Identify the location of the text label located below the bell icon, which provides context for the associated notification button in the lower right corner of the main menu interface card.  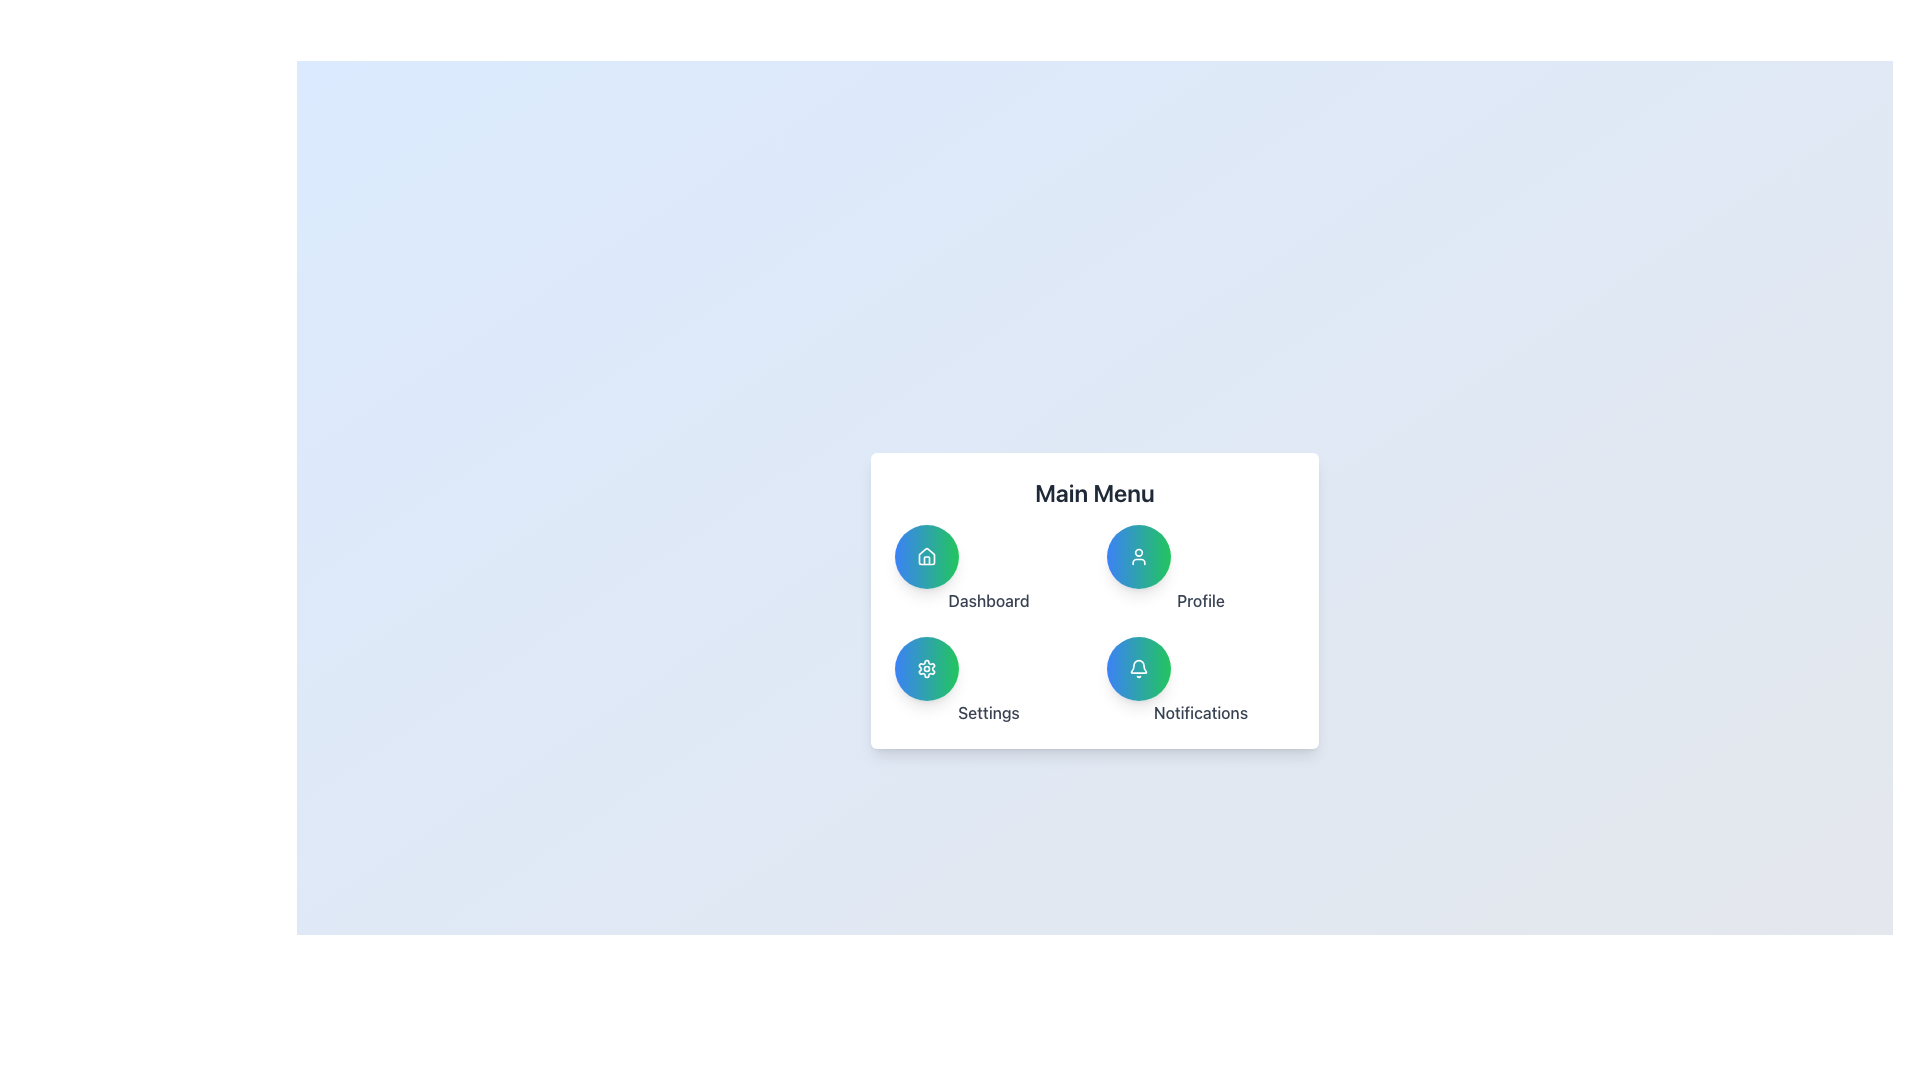
(1200, 712).